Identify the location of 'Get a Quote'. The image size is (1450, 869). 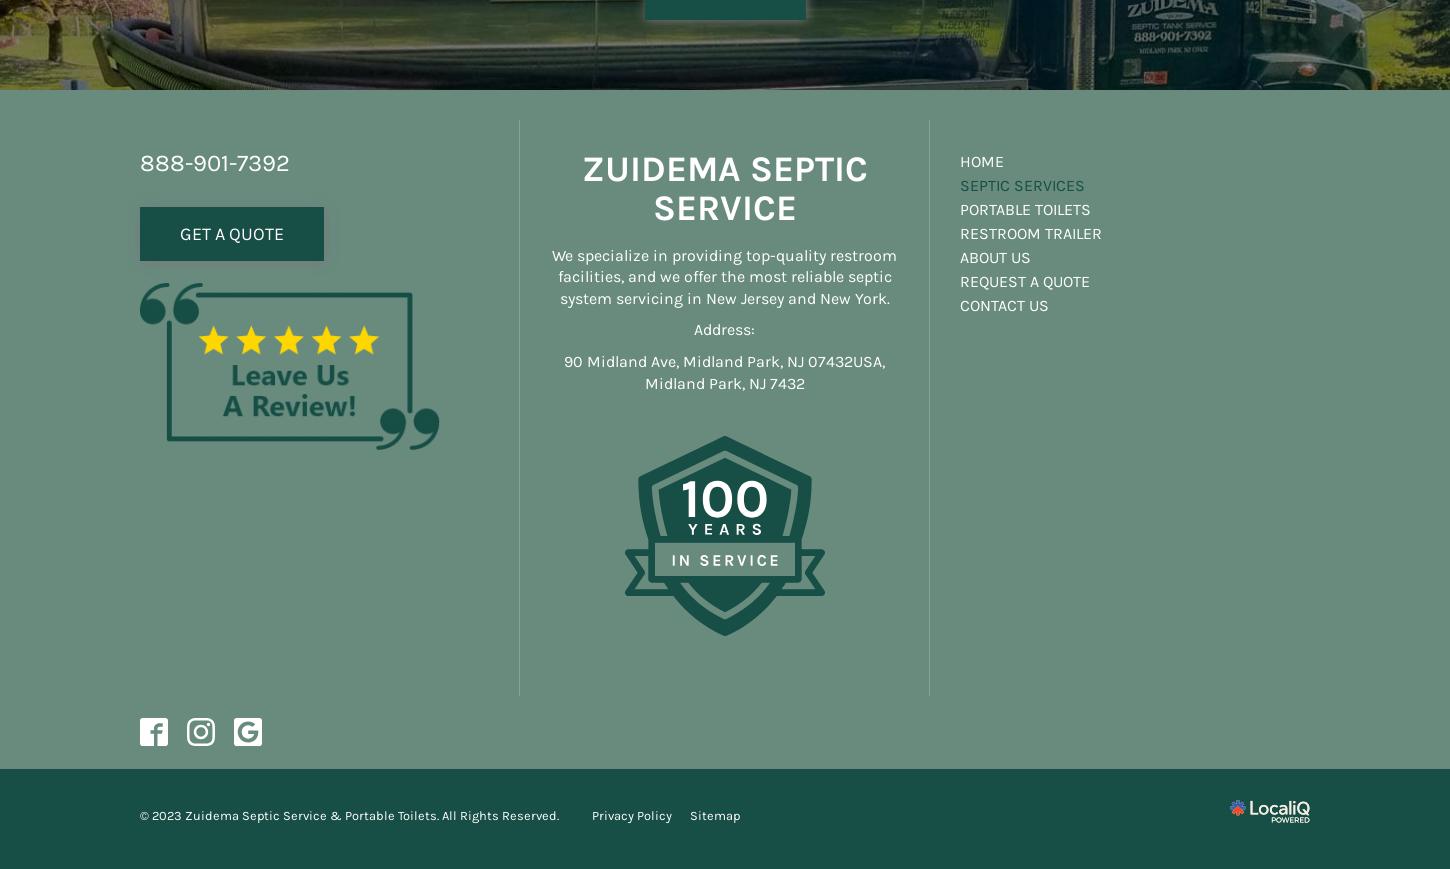
(231, 231).